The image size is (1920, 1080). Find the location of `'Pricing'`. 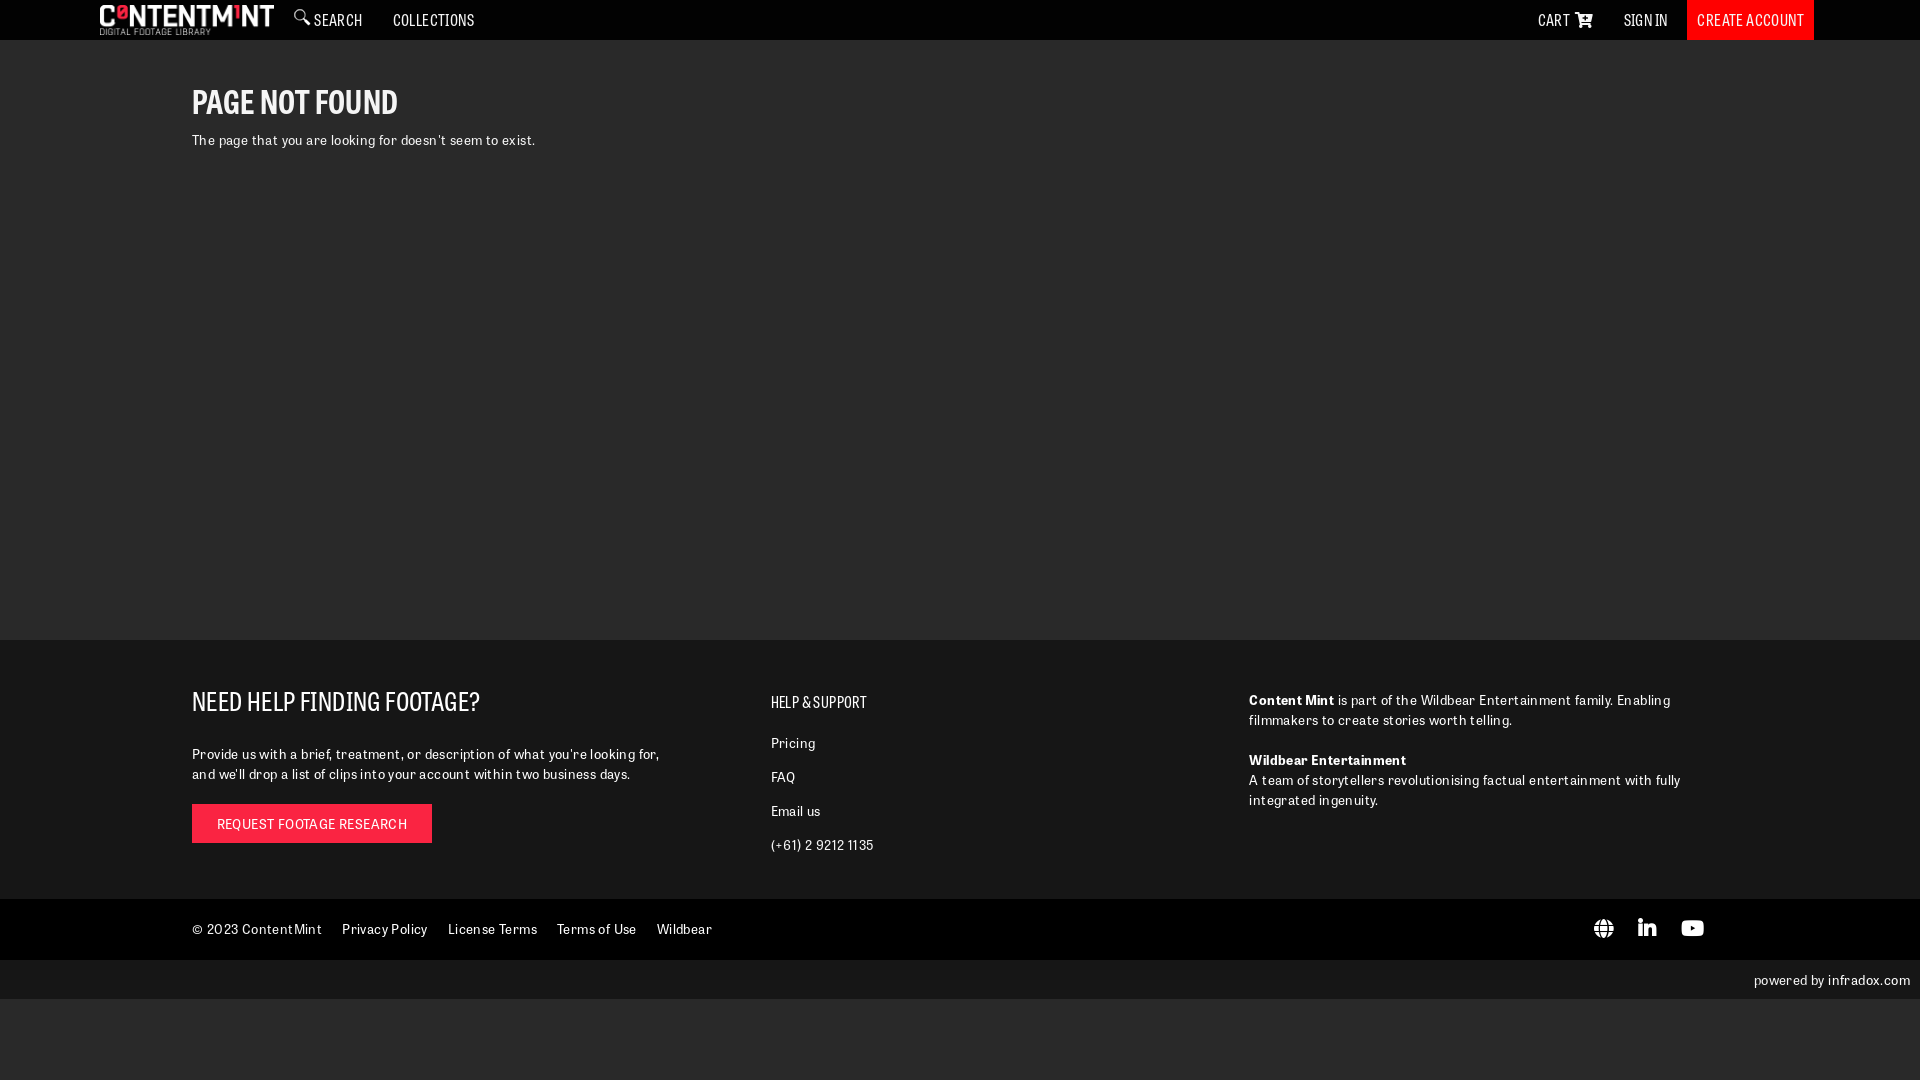

'Pricing' is located at coordinates (792, 742).